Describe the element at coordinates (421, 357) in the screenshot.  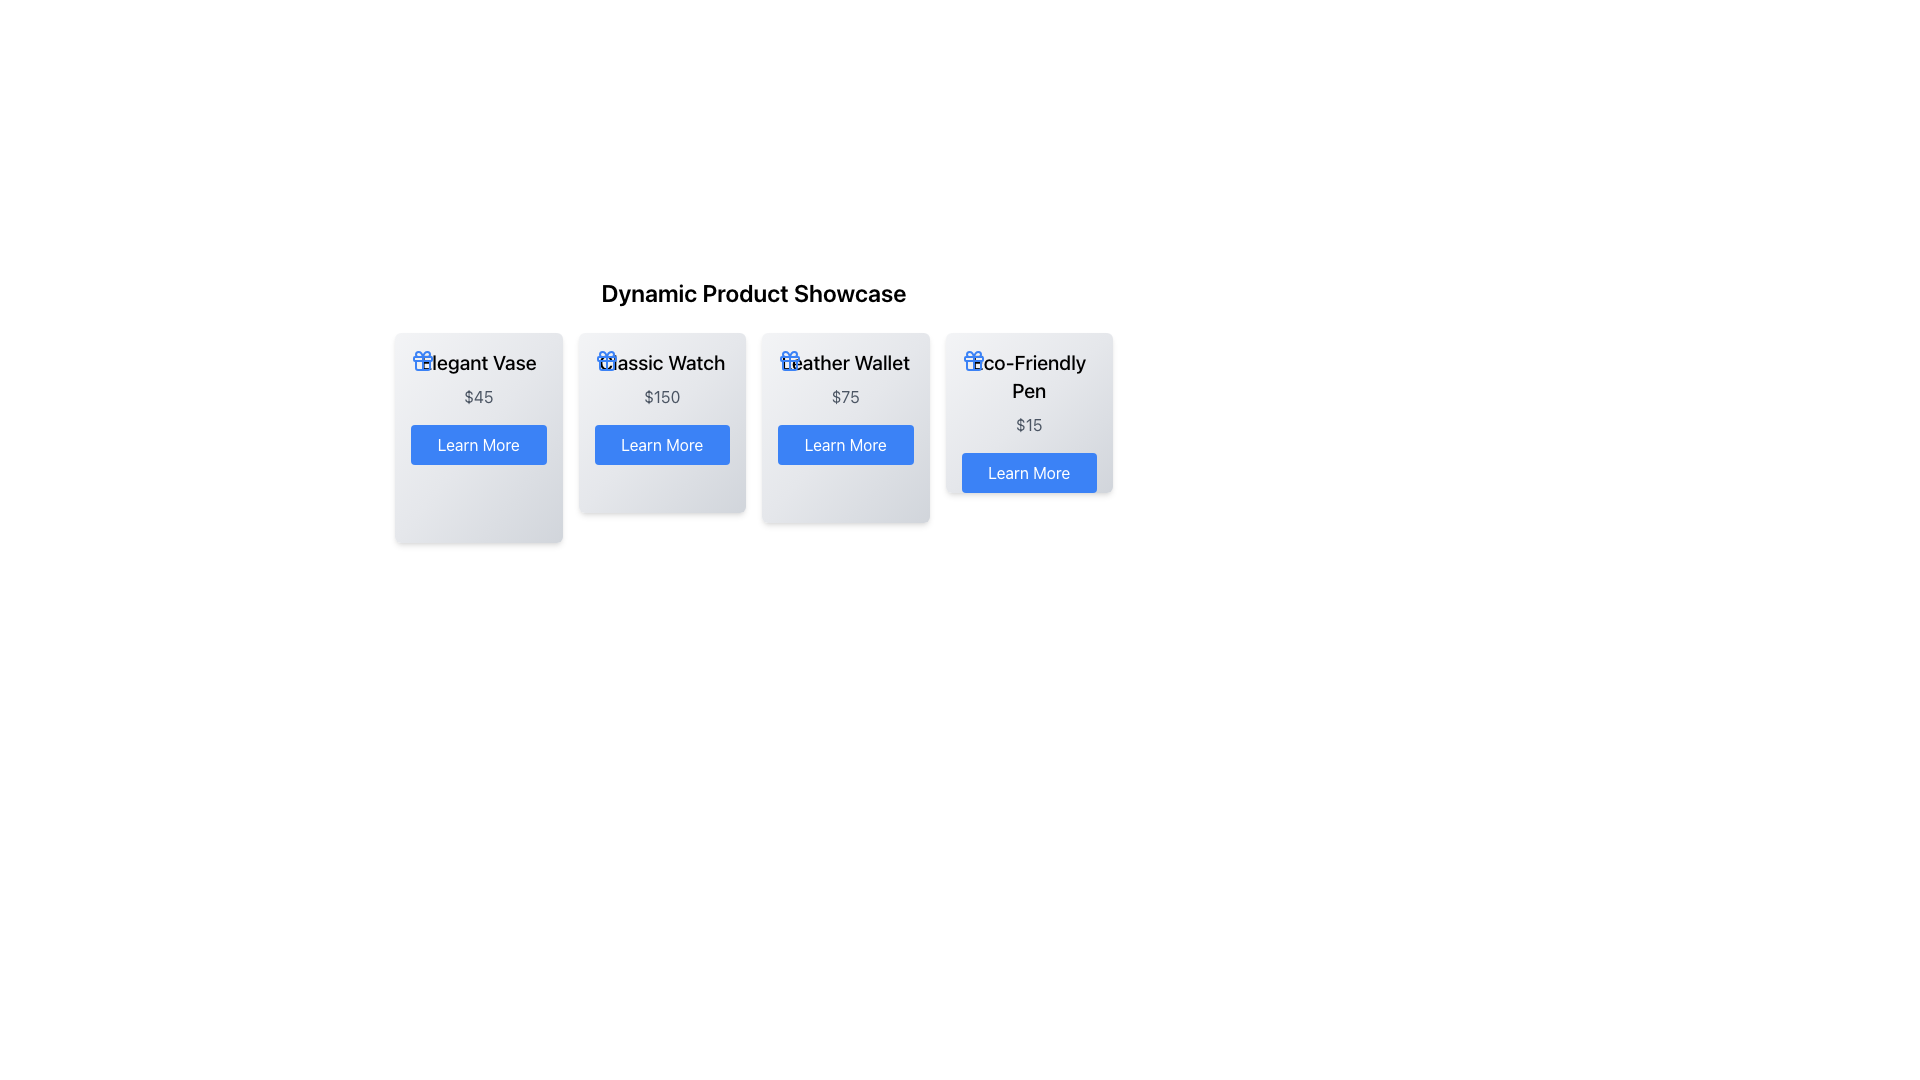
I see `the decorative graphical element of the gift icon located at the top-left corner of the 'Elegant Vase' card` at that location.